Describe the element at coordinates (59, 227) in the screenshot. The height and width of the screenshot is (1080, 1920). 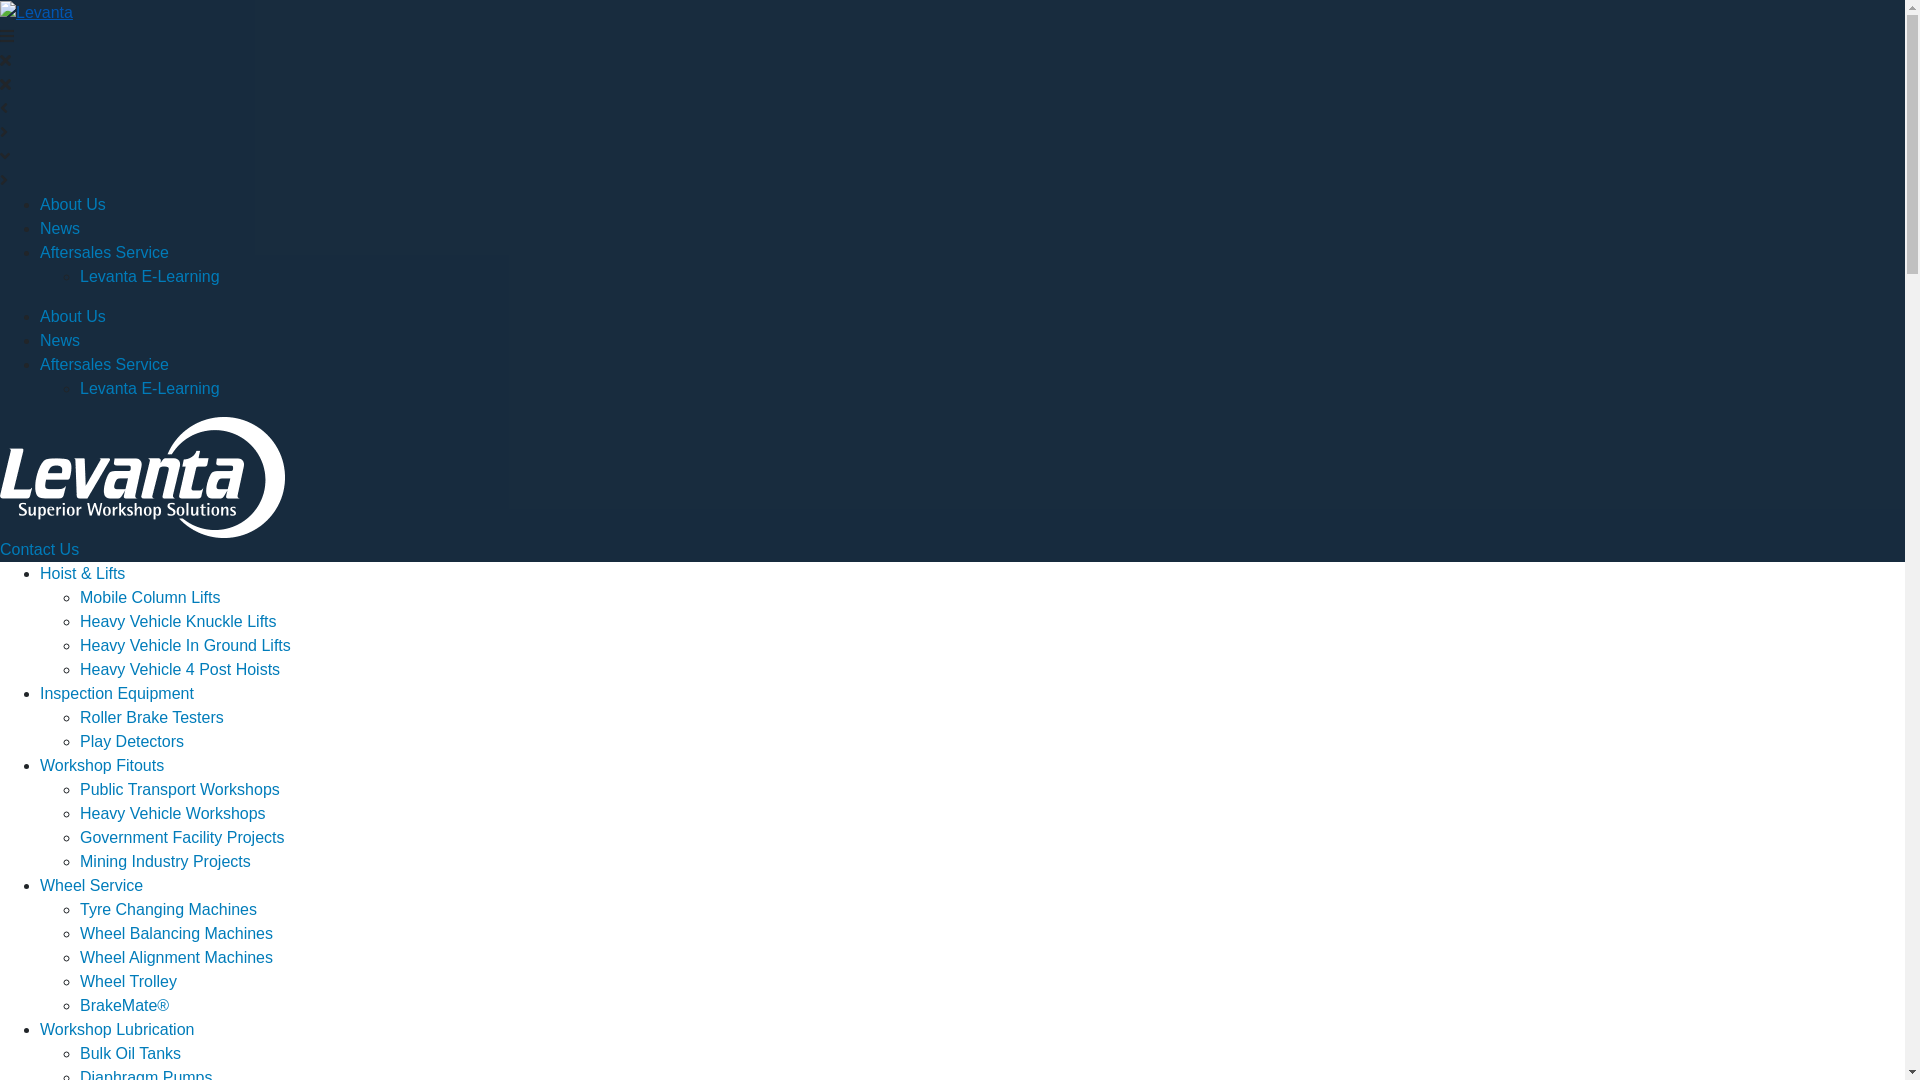
I see `'News'` at that location.